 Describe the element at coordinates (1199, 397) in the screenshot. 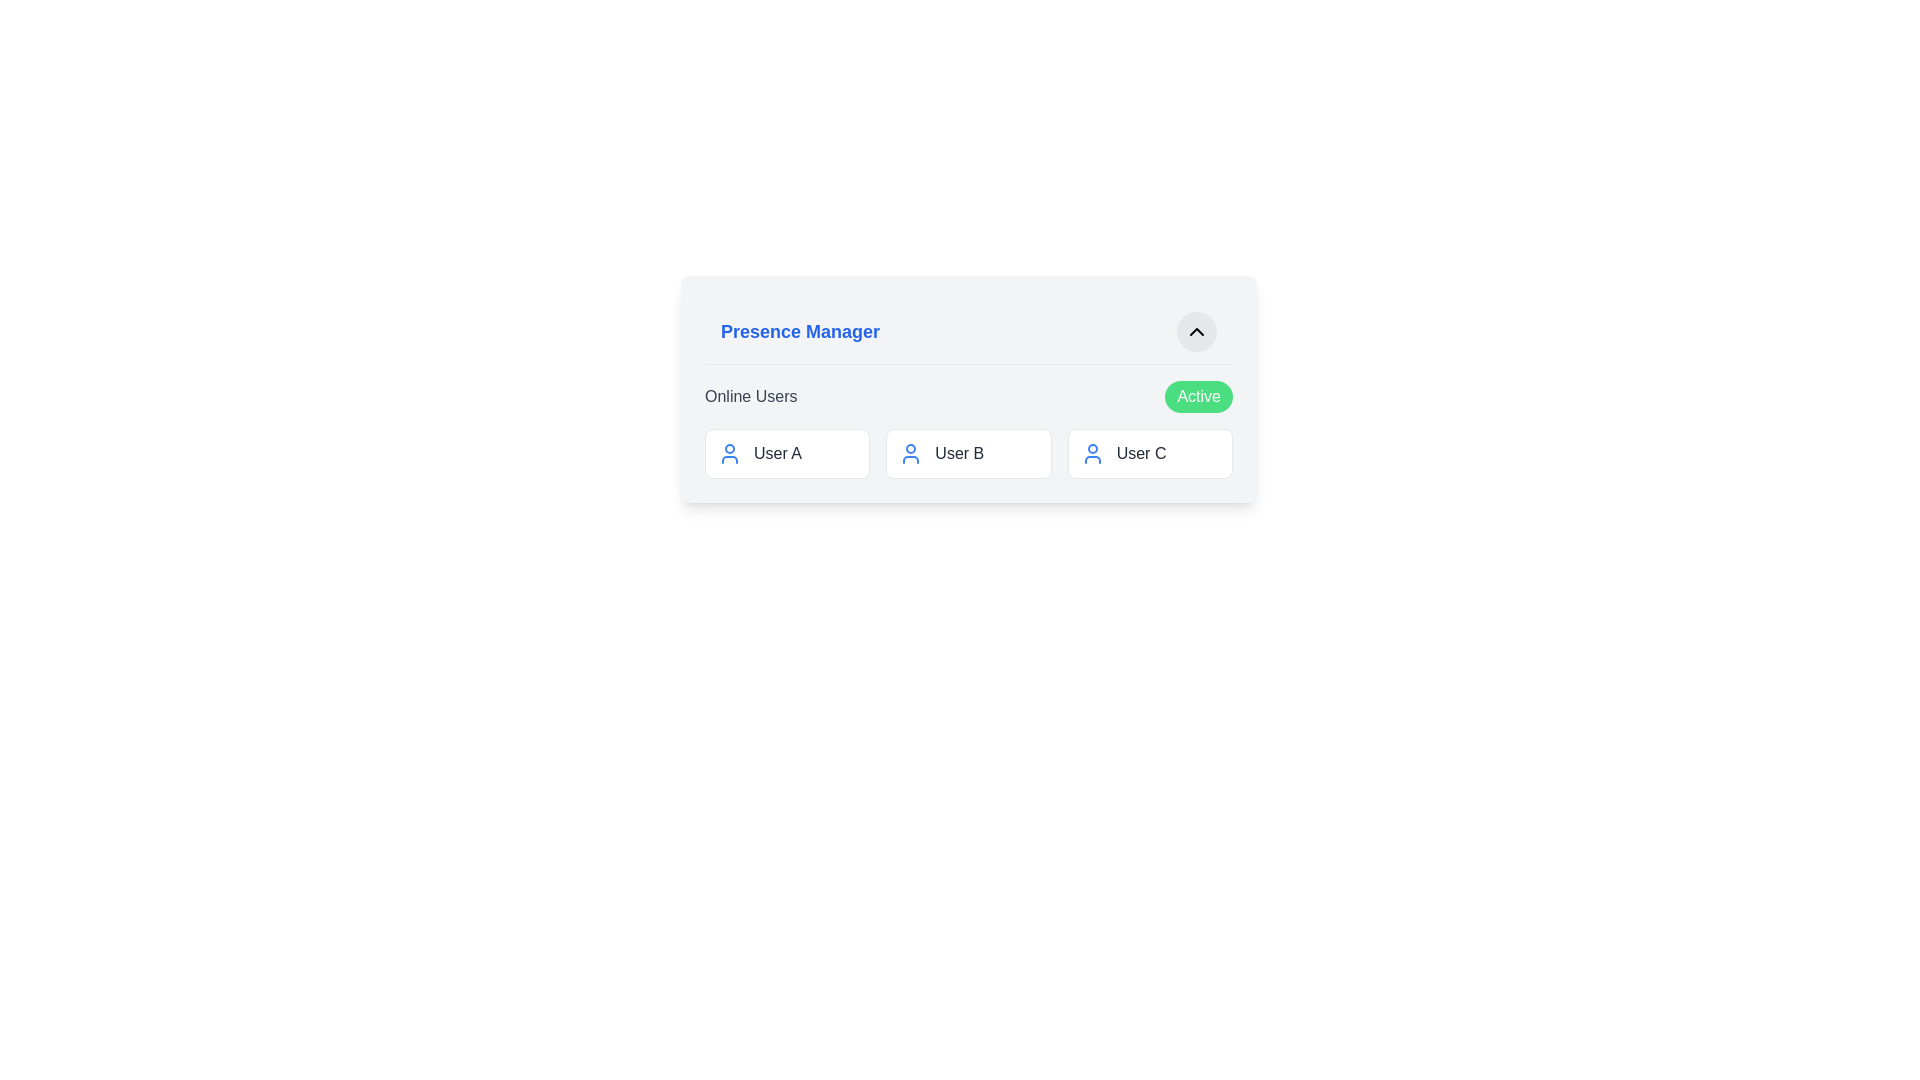

I see `the Status indicator label that conveys an 'Active' state, positioned on the right-hand side of the 'Online Users' text` at that location.